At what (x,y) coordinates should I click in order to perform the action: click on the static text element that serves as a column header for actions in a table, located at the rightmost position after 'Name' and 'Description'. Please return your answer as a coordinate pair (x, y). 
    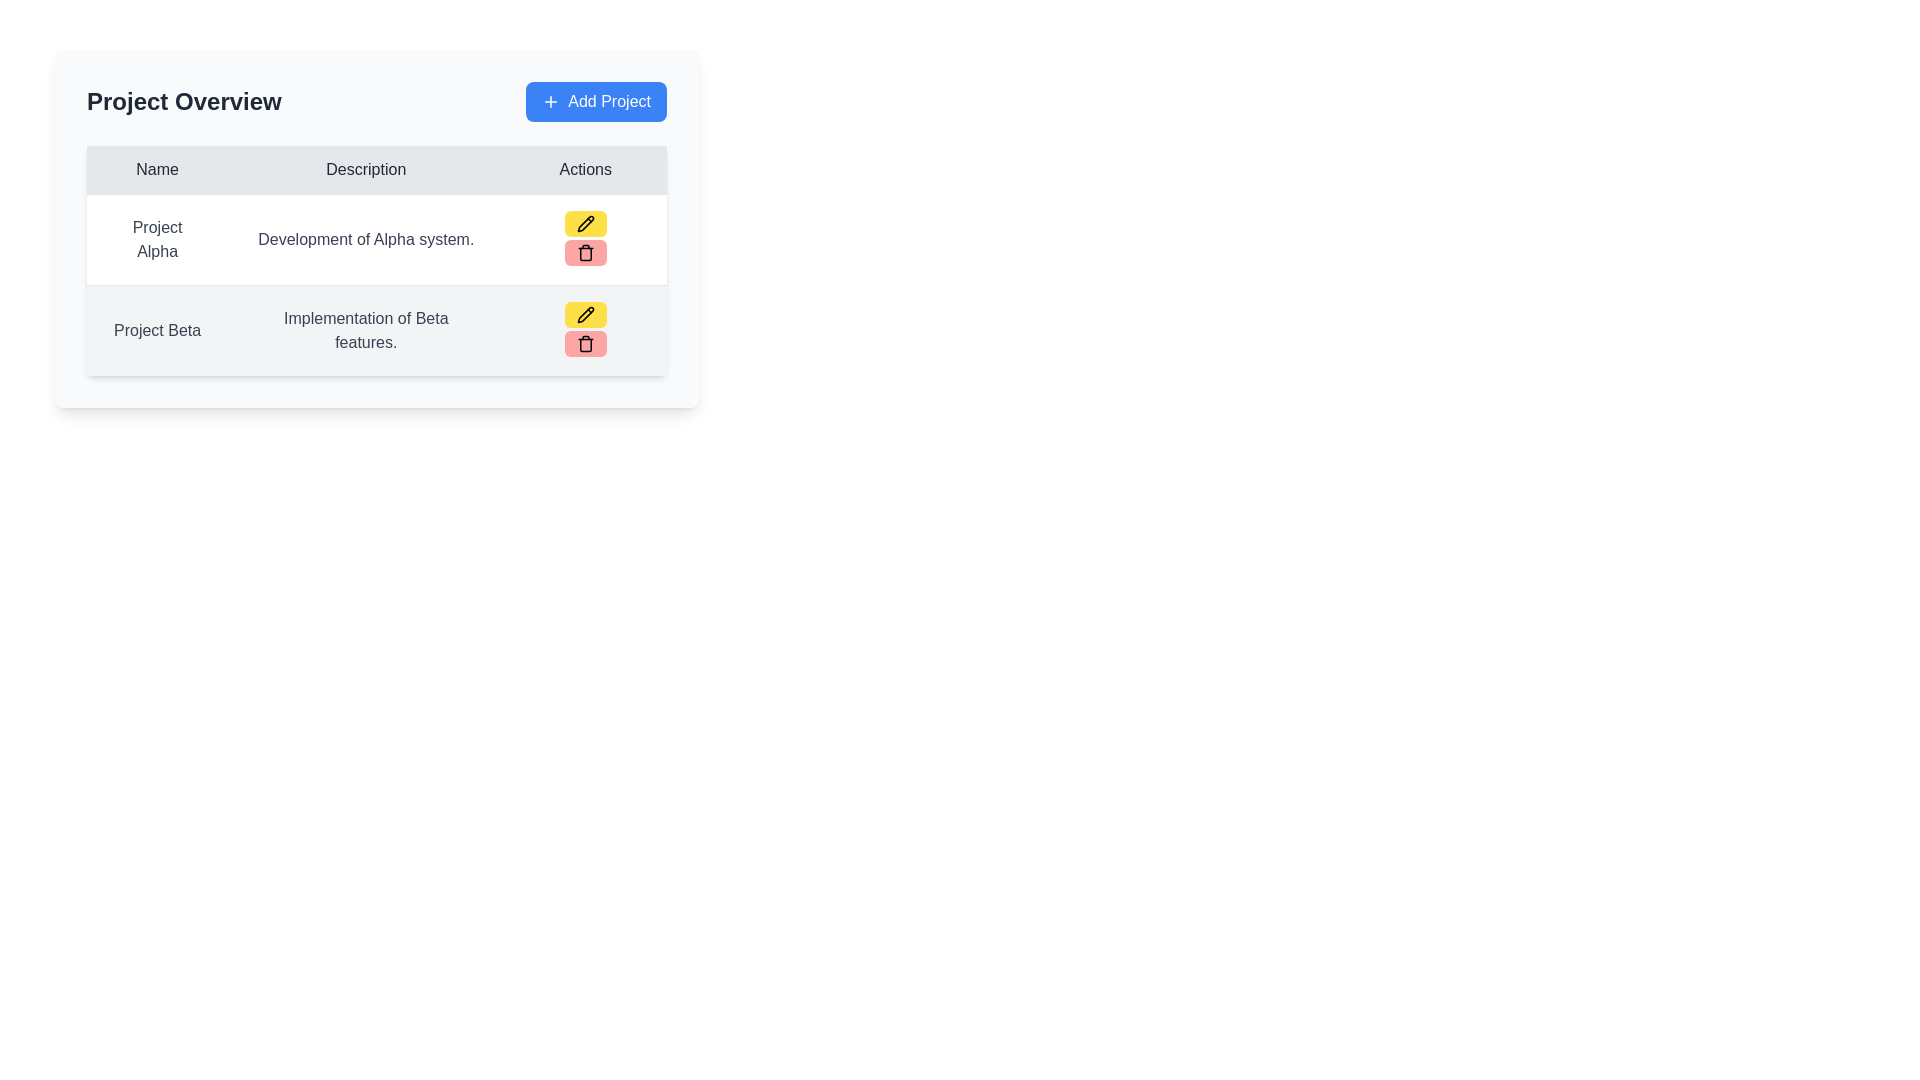
    Looking at the image, I should click on (584, 169).